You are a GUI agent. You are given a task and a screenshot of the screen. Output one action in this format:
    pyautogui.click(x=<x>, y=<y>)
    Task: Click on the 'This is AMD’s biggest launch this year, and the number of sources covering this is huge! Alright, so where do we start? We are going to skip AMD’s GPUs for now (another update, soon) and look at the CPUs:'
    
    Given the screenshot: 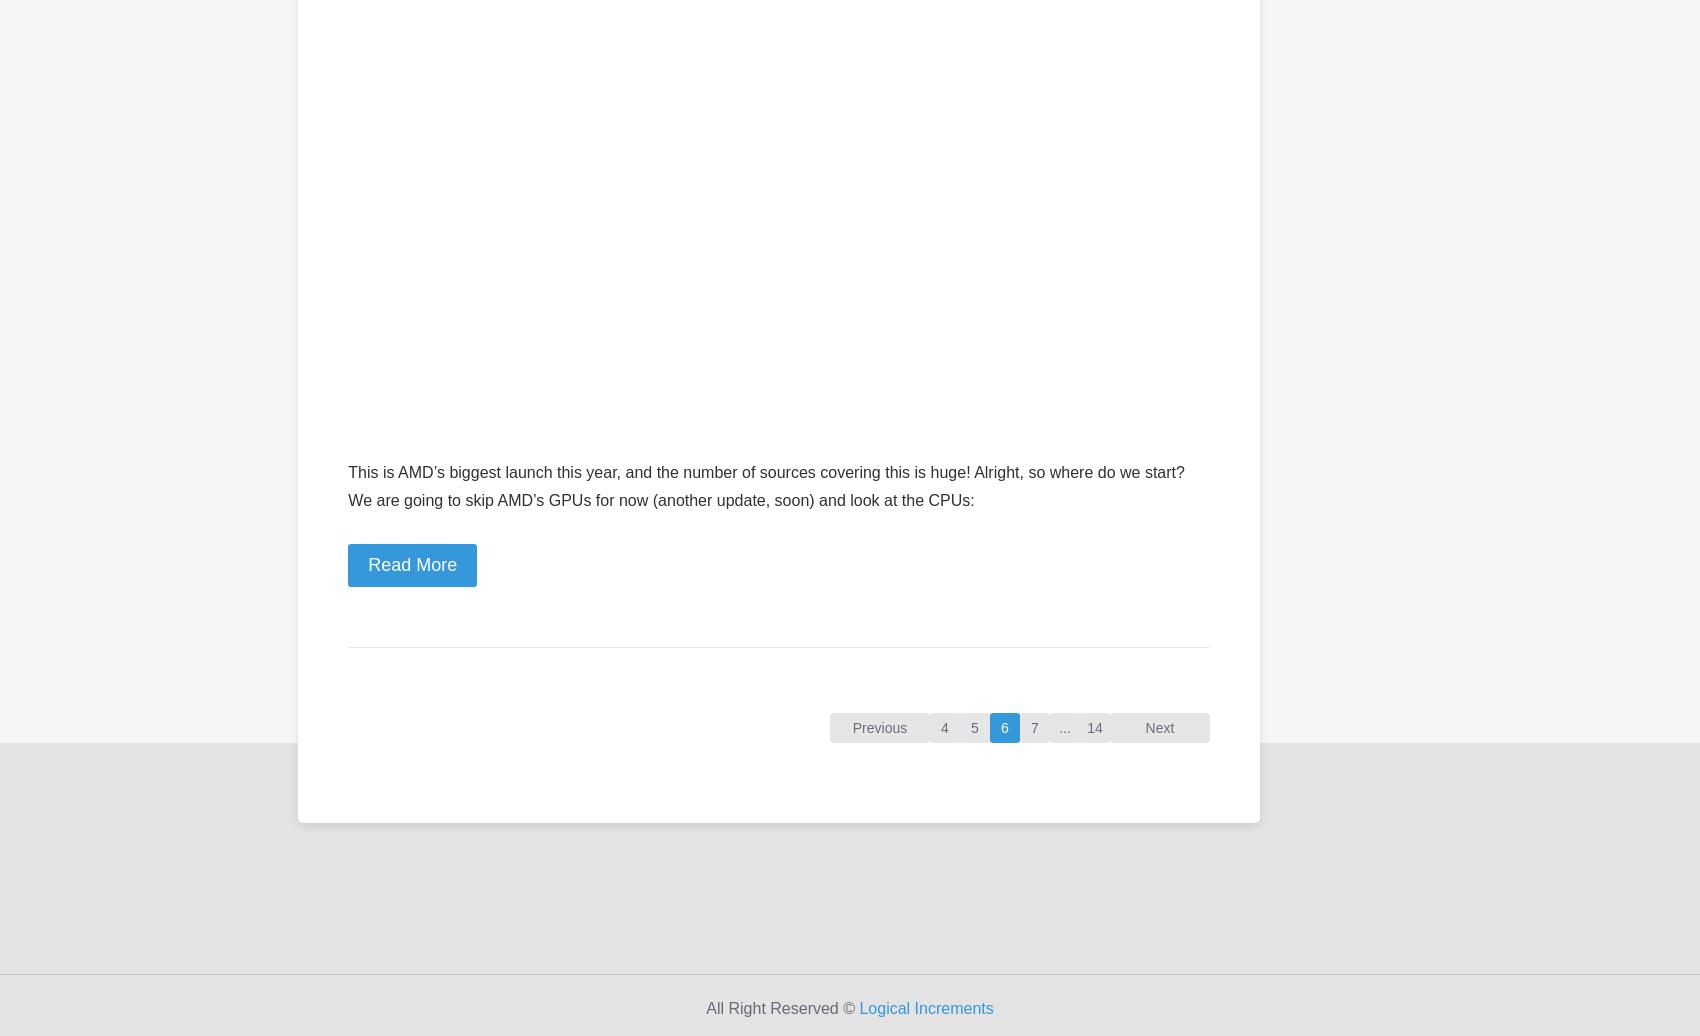 What is the action you would take?
    pyautogui.click(x=765, y=485)
    